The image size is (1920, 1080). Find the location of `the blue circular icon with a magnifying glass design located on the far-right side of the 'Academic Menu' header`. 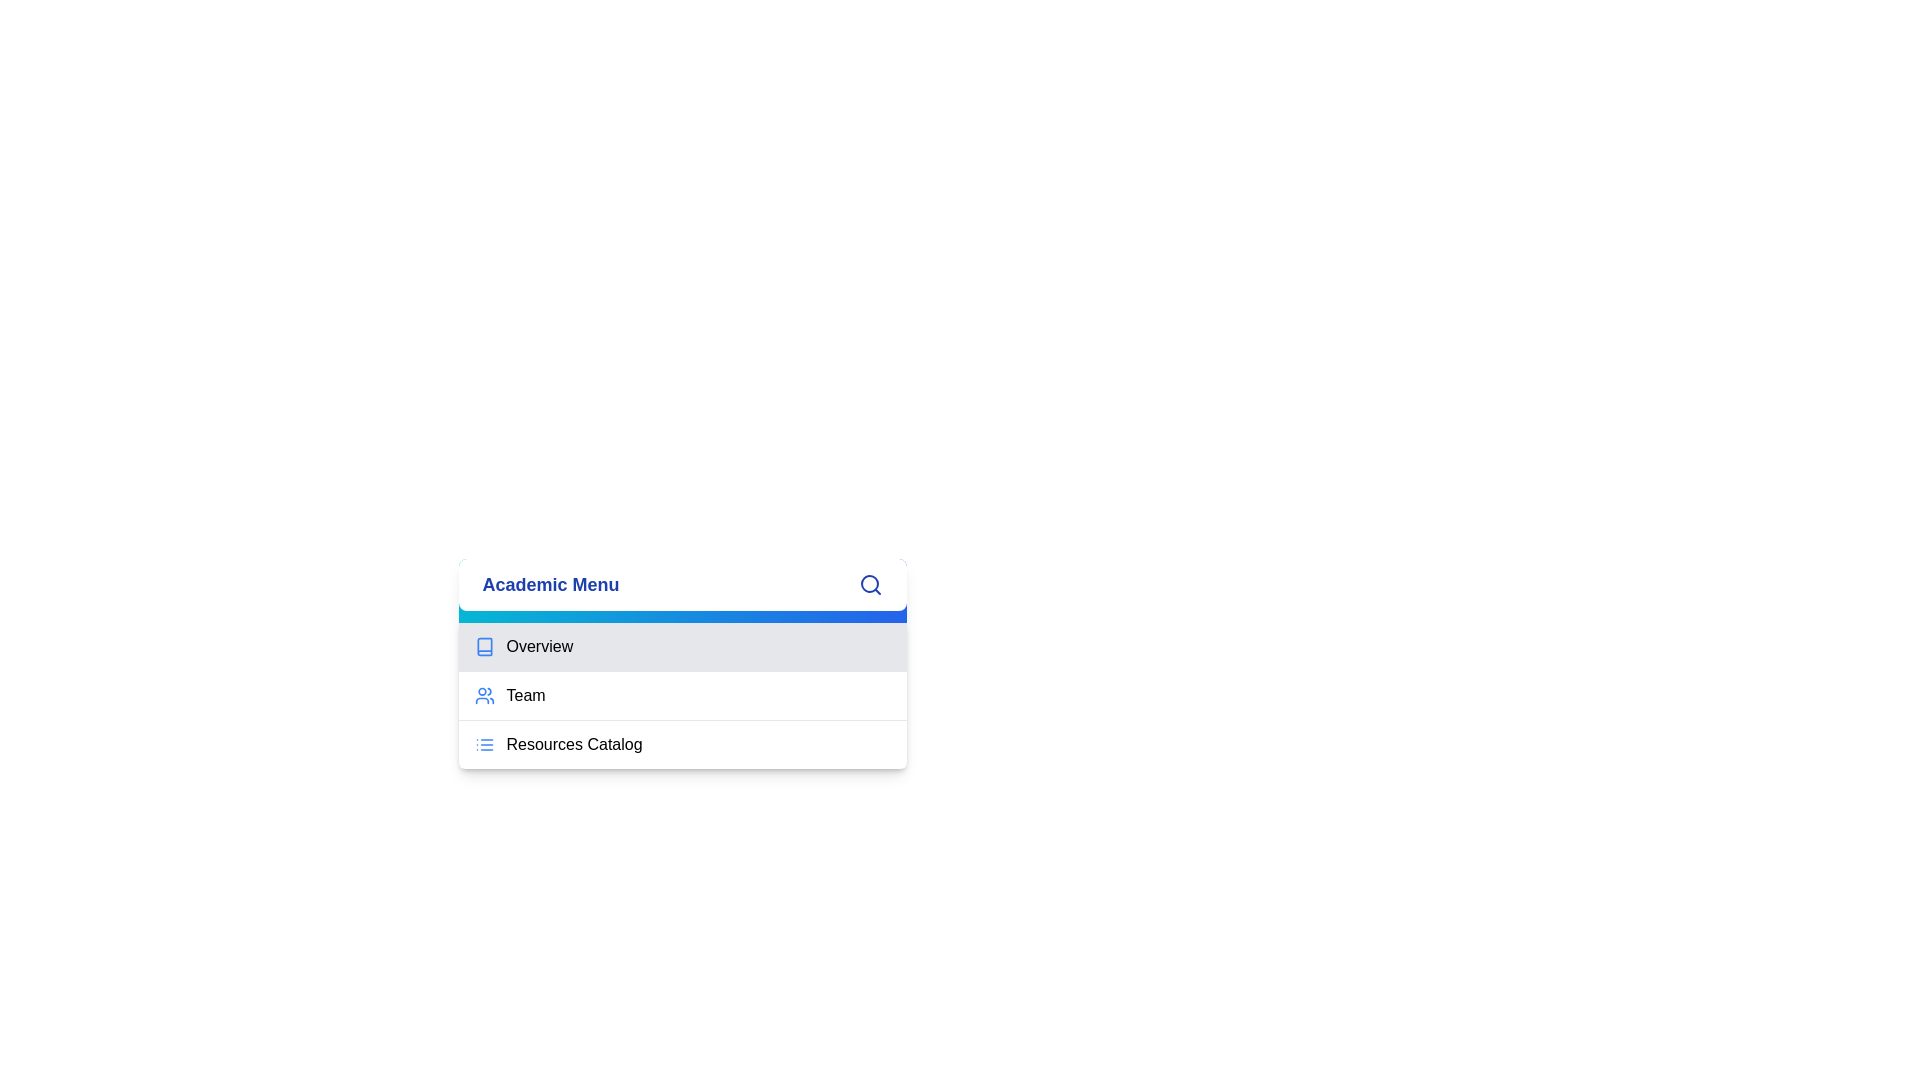

the blue circular icon with a magnifying glass design located on the far-right side of the 'Academic Menu' header is located at coordinates (869, 583).